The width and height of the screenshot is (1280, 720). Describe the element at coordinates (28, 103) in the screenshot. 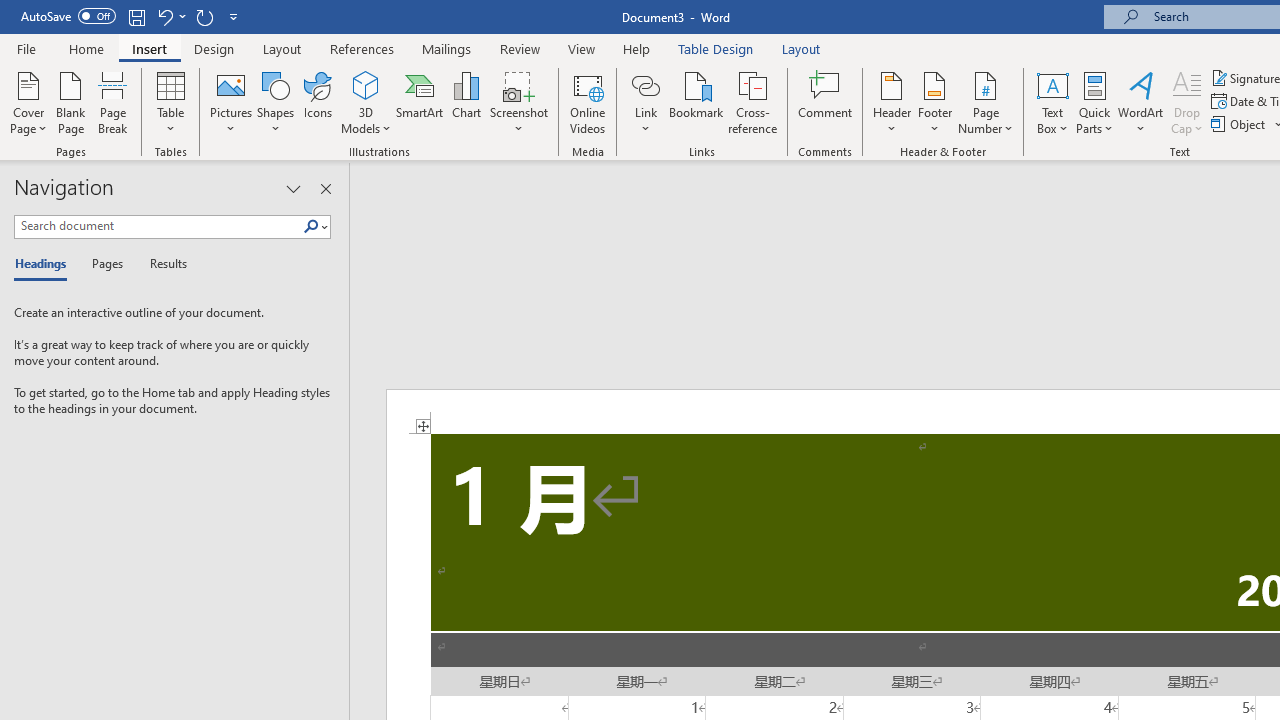

I see `'Cover Page'` at that location.